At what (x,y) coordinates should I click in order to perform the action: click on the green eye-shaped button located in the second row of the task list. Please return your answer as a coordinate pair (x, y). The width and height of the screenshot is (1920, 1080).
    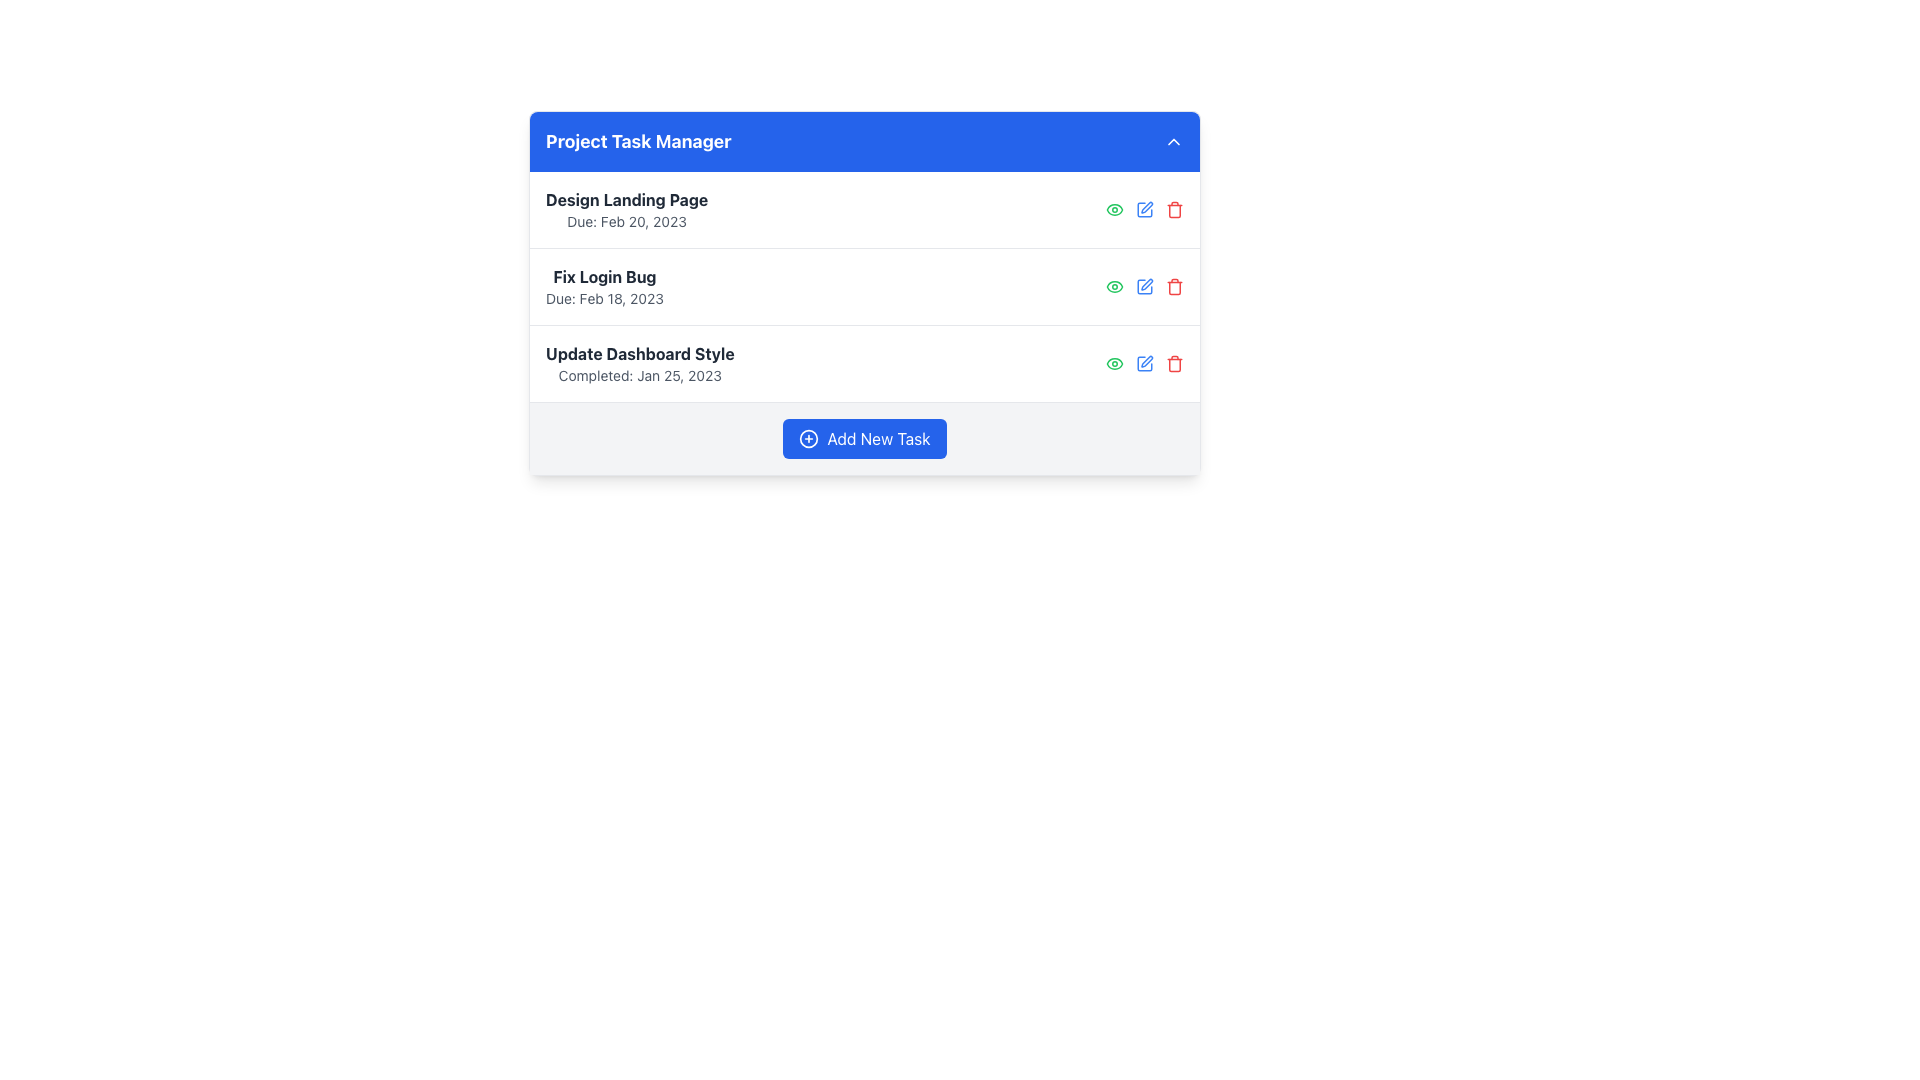
    Looking at the image, I should click on (1113, 286).